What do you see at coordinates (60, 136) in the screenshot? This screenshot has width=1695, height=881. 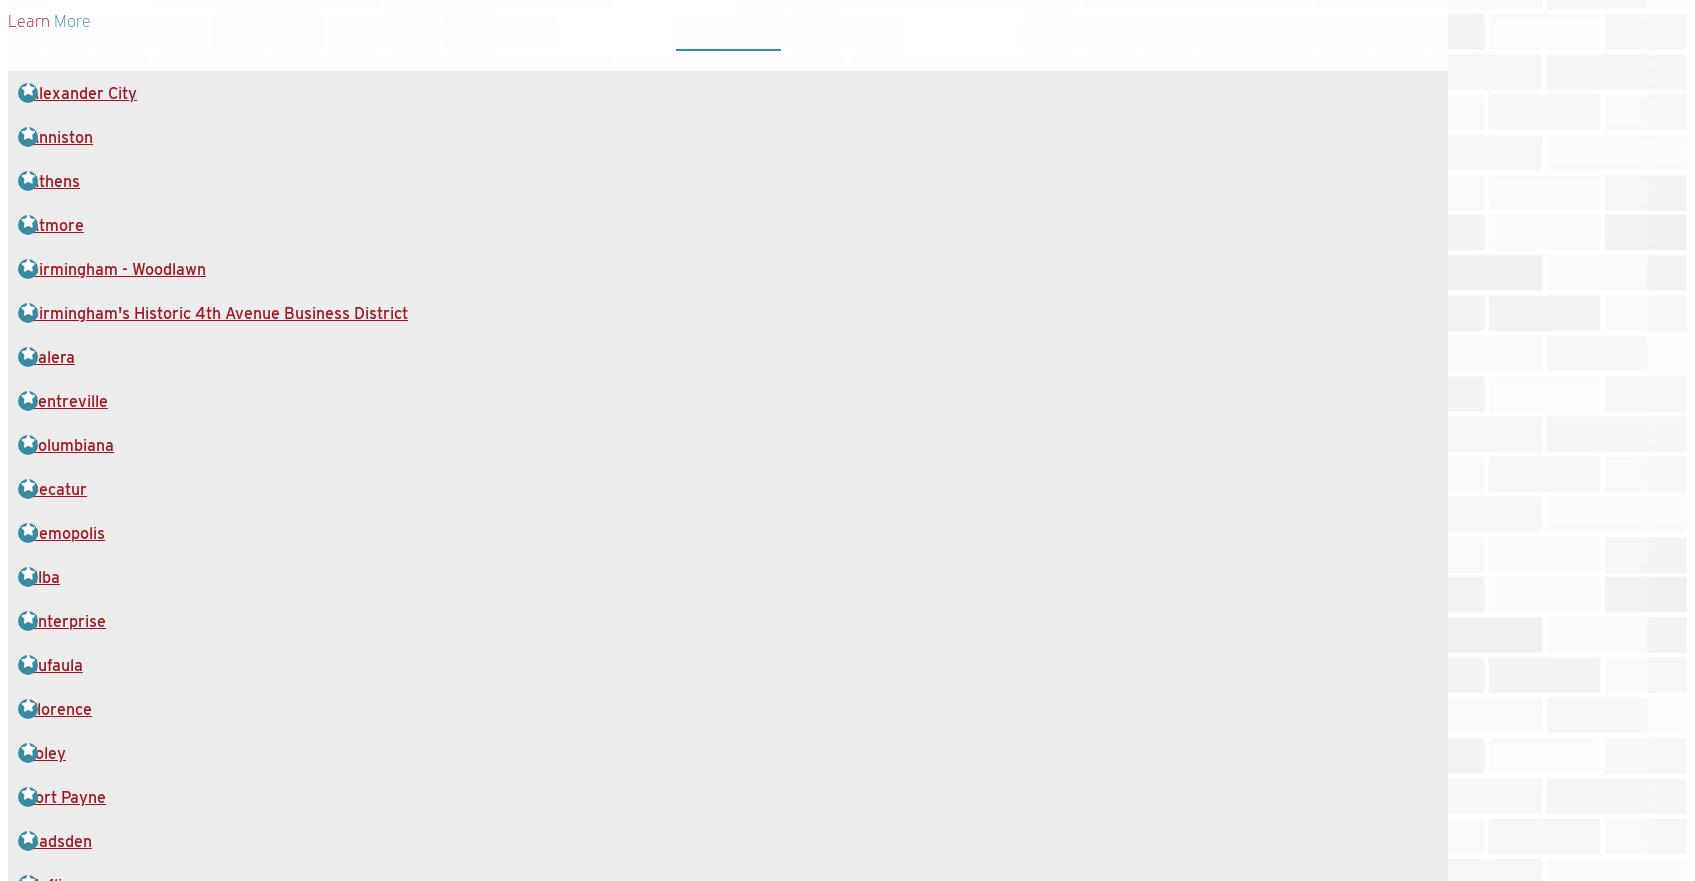 I see `'Anniston'` at bounding box center [60, 136].